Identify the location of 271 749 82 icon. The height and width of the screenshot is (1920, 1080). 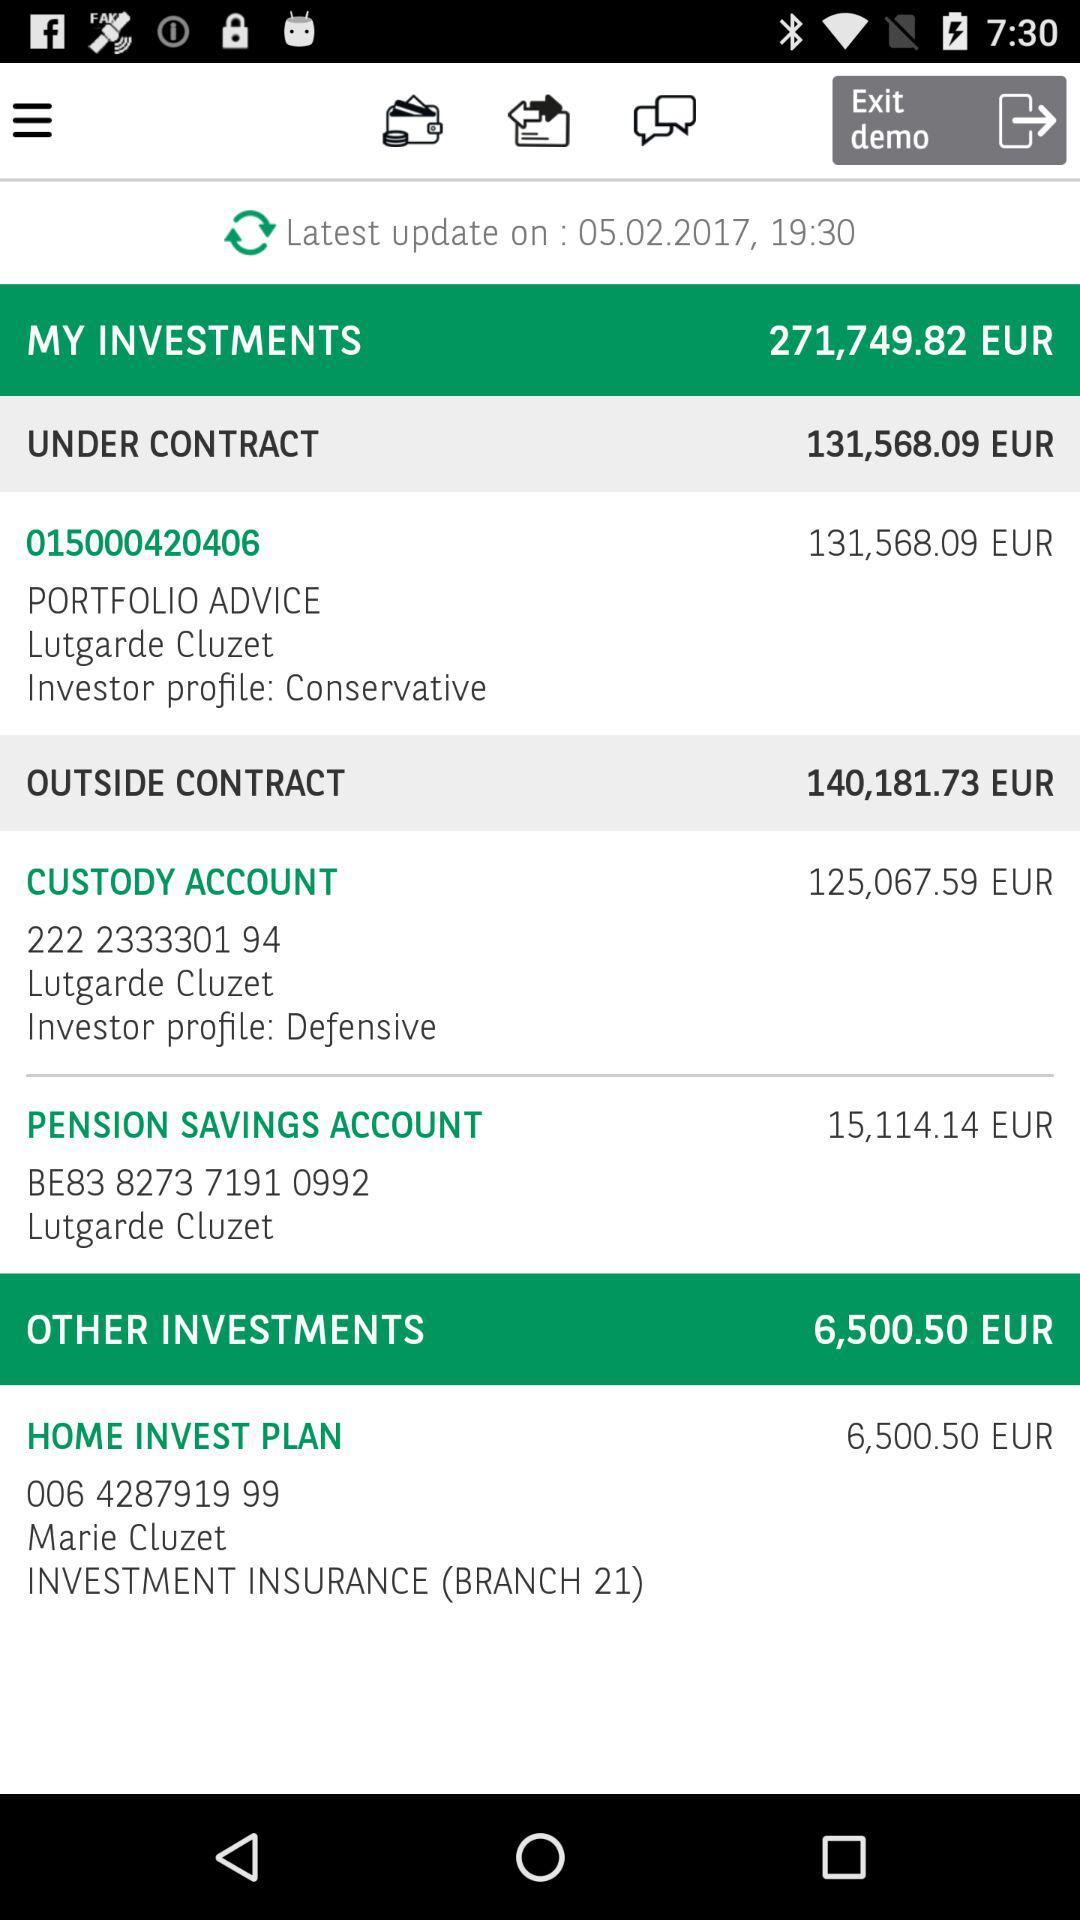
(911, 340).